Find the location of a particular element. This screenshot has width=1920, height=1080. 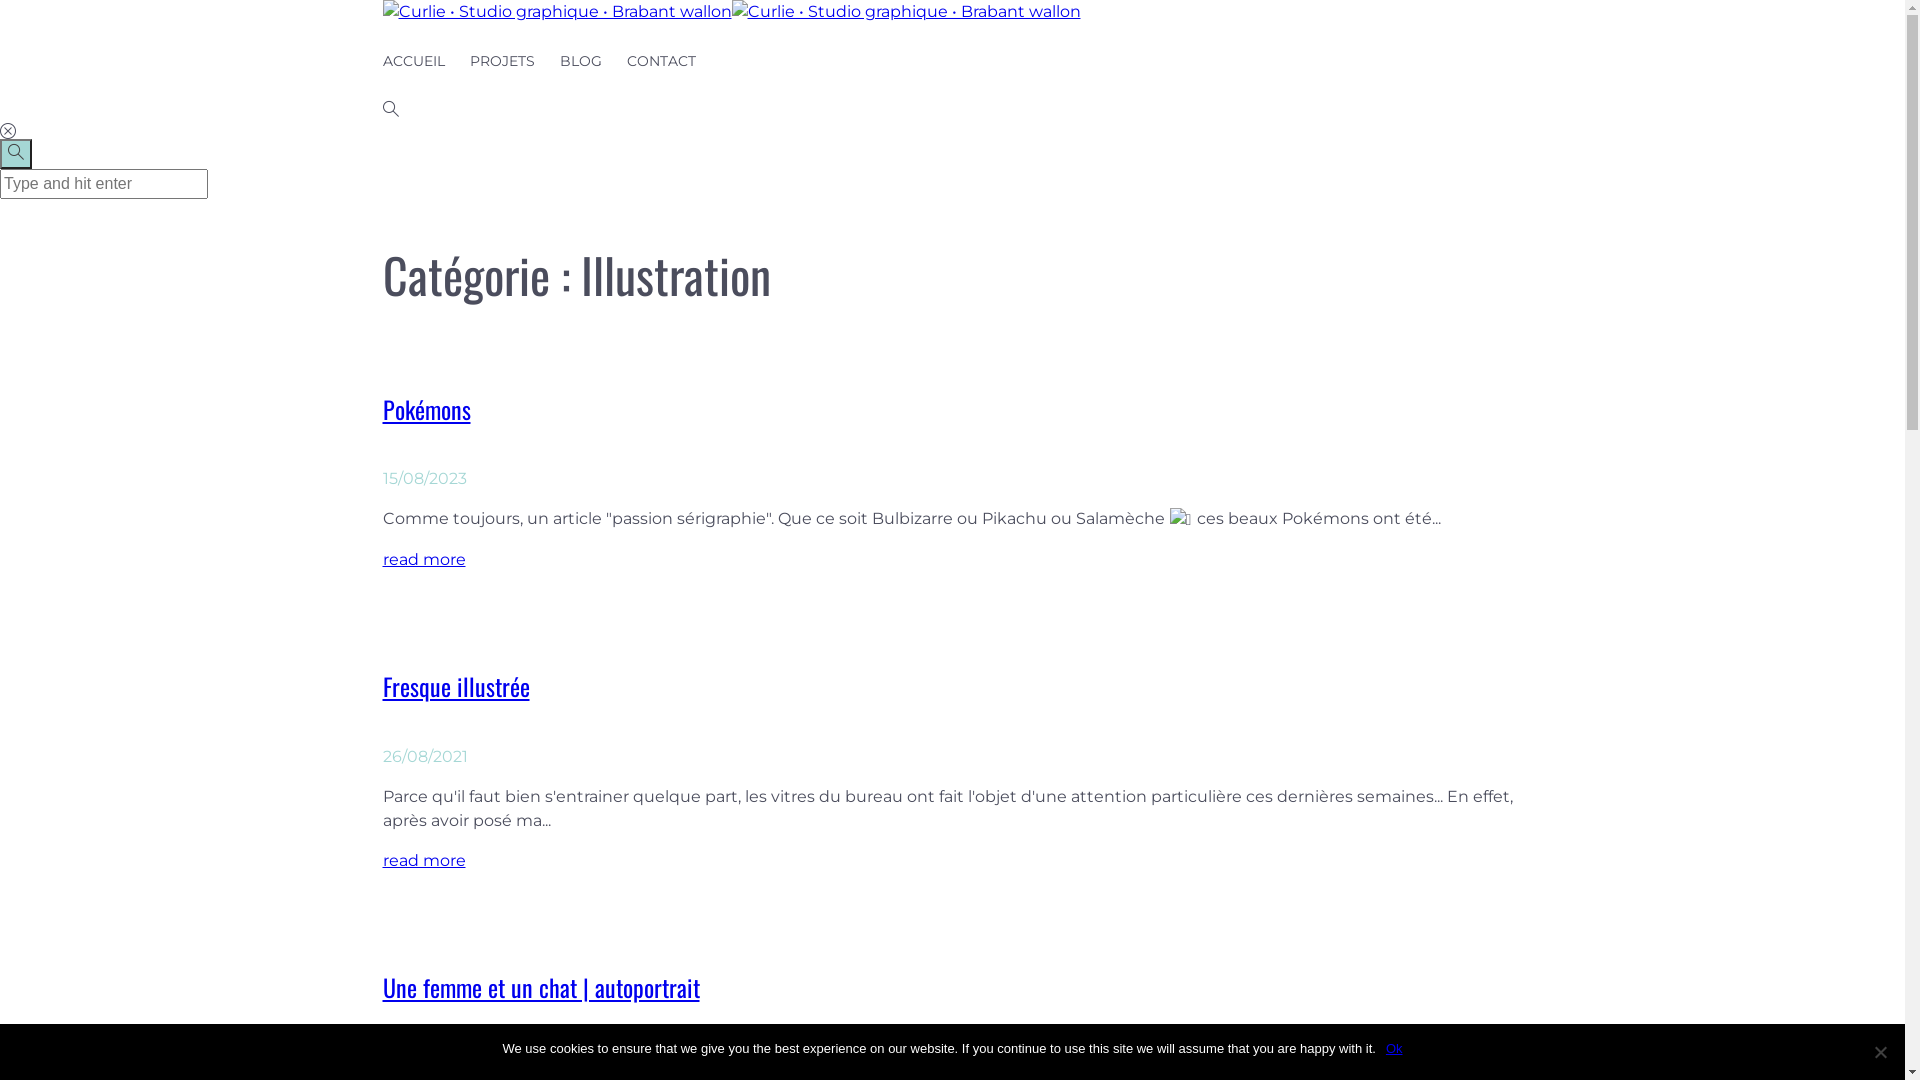

'read more' is located at coordinates (422, 559).